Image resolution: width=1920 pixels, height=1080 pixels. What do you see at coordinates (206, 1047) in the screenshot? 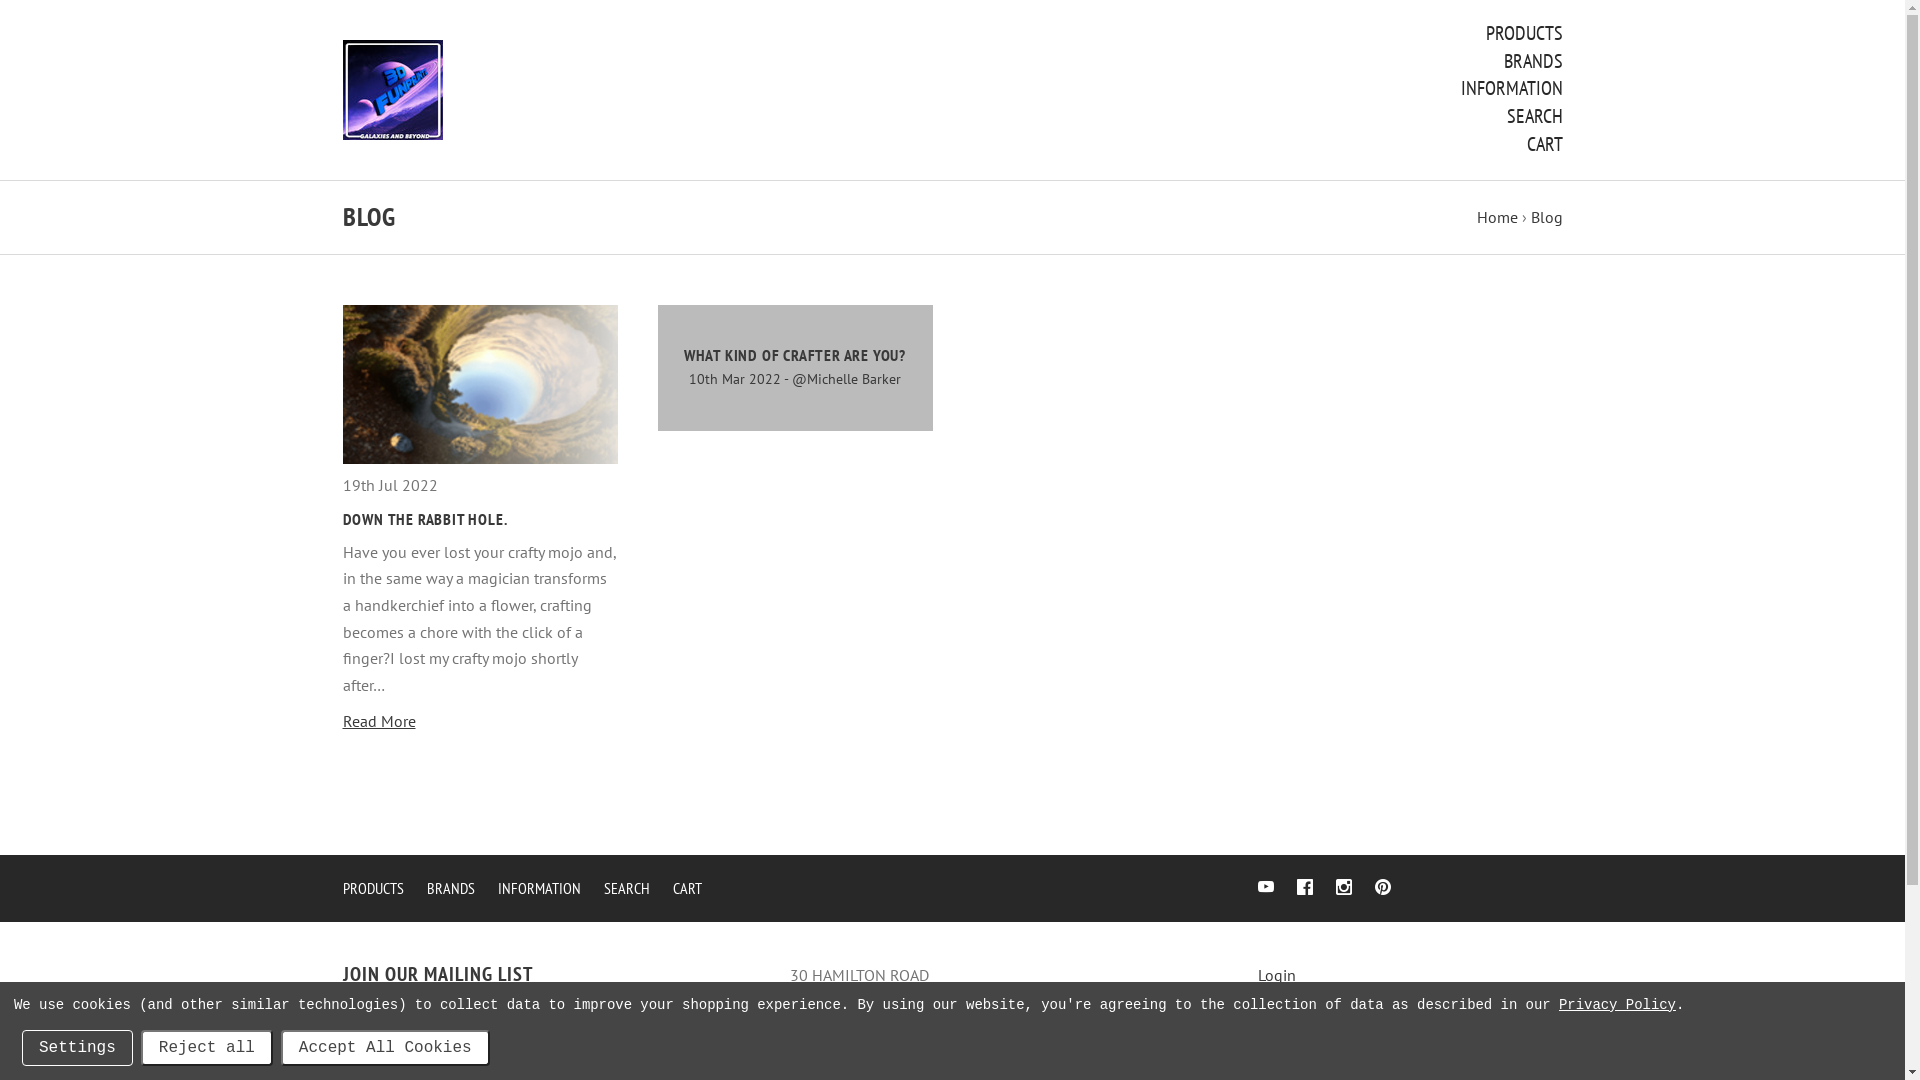
I see `'Reject all'` at bounding box center [206, 1047].